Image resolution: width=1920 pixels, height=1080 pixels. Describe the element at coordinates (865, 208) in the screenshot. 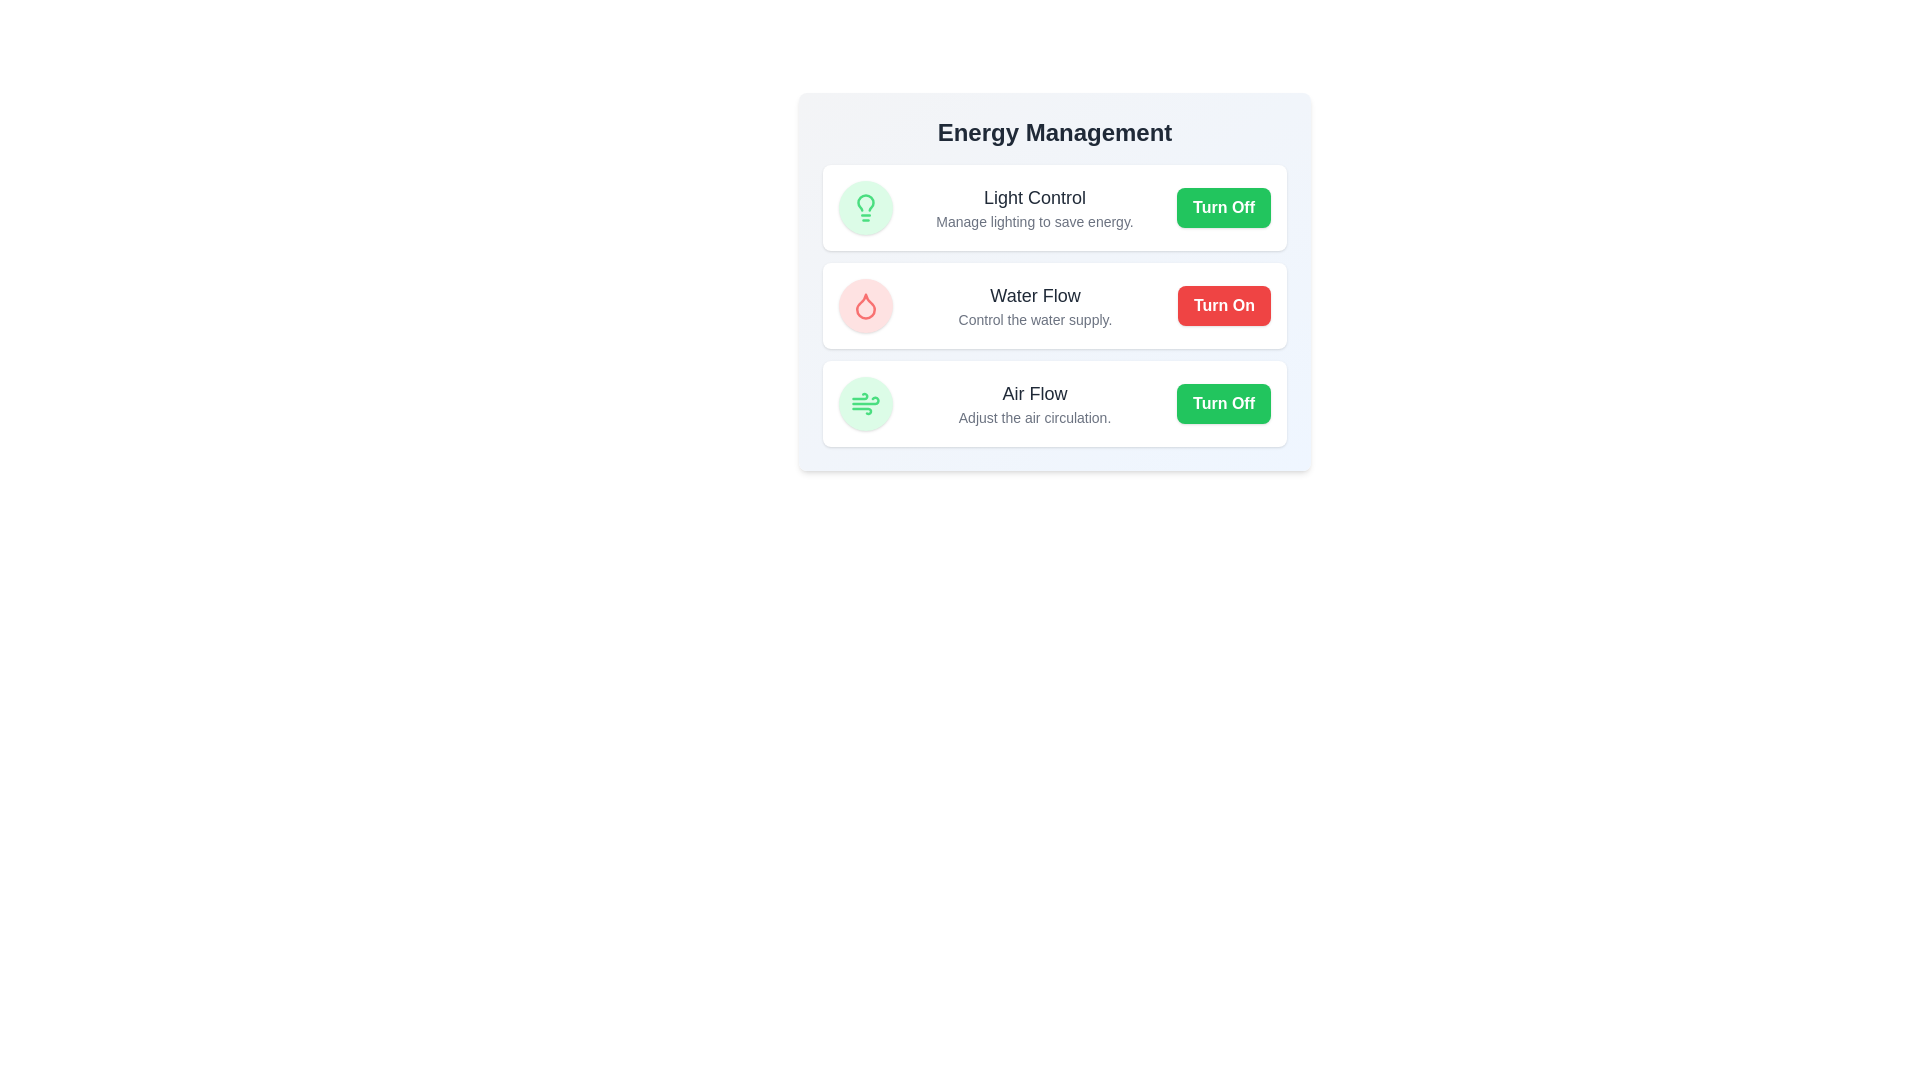

I see `the green circular icon with a lightbulb inside it, located to the left of the 'Light Control' section's text content` at that location.